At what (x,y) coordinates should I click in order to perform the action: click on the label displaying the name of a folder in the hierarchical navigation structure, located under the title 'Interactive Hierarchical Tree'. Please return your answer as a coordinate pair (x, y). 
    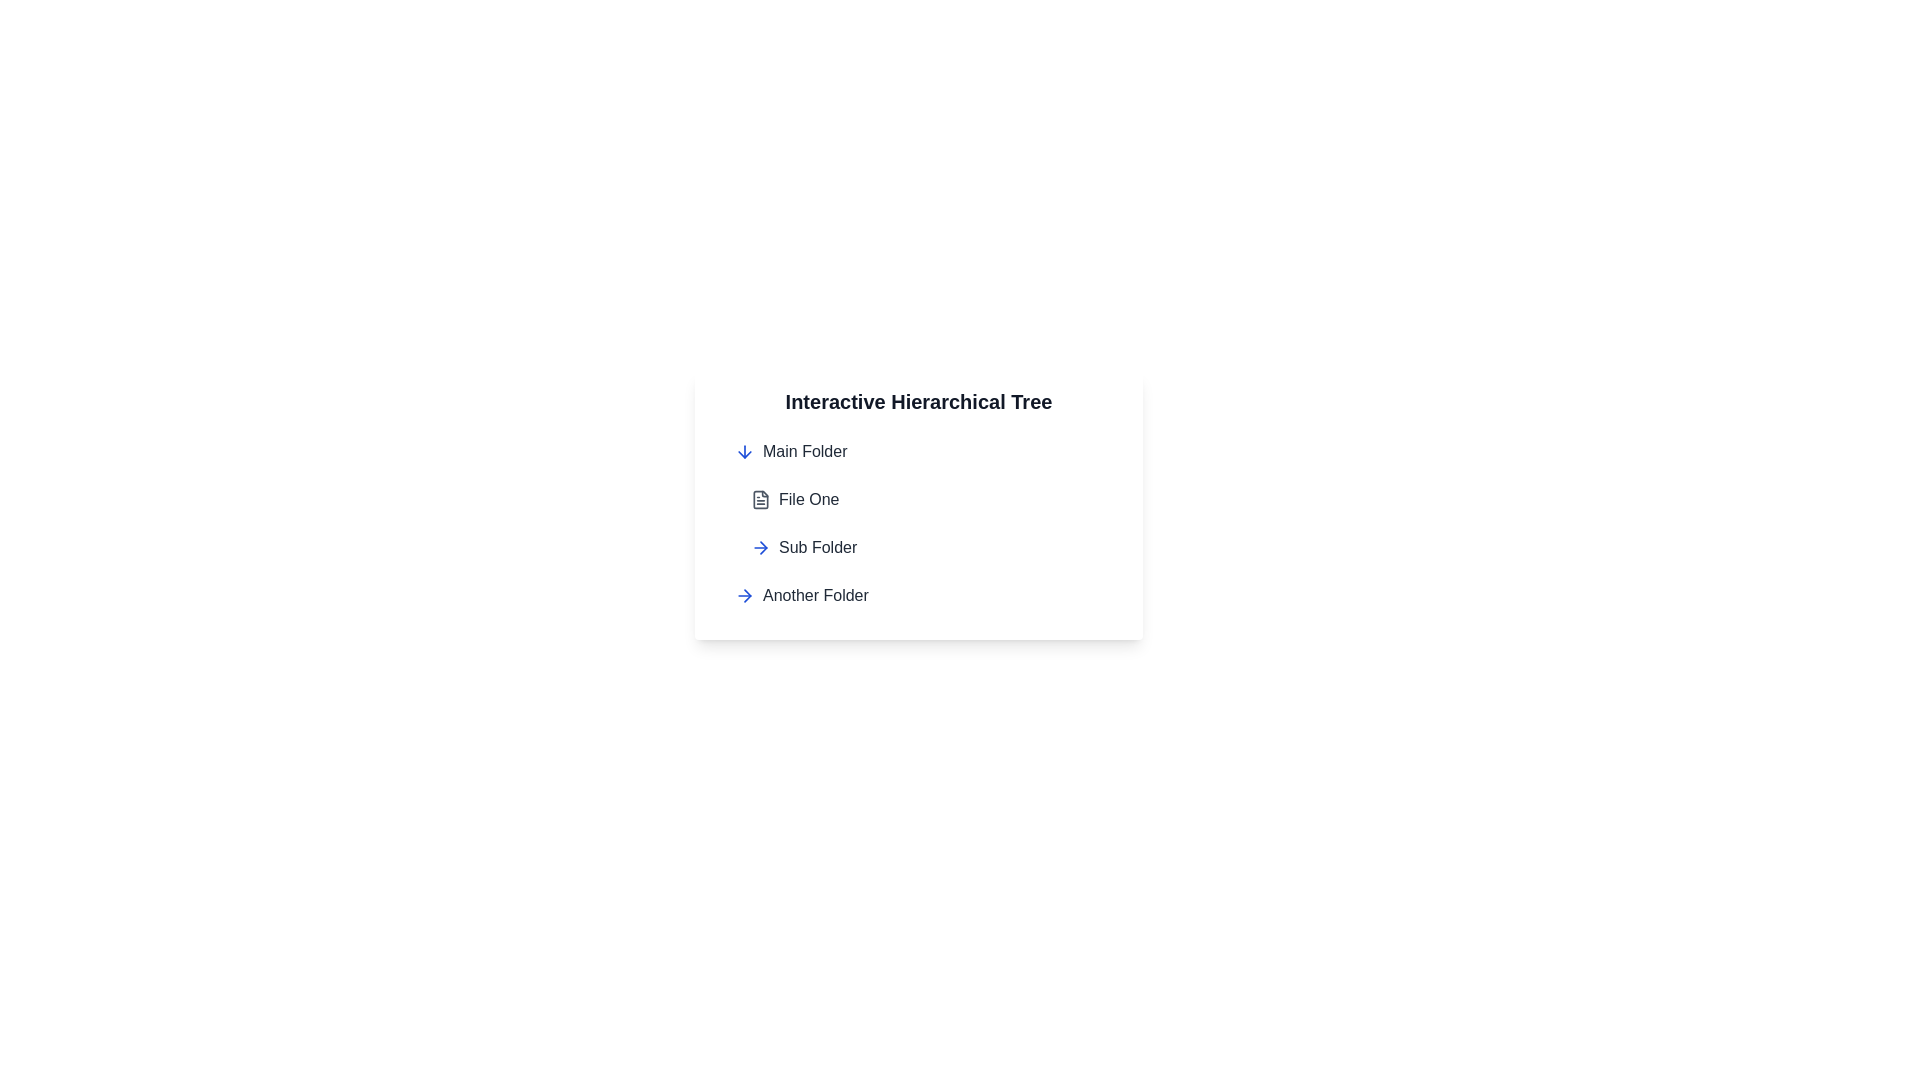
    Looking at the image, I should click on (805, 451).